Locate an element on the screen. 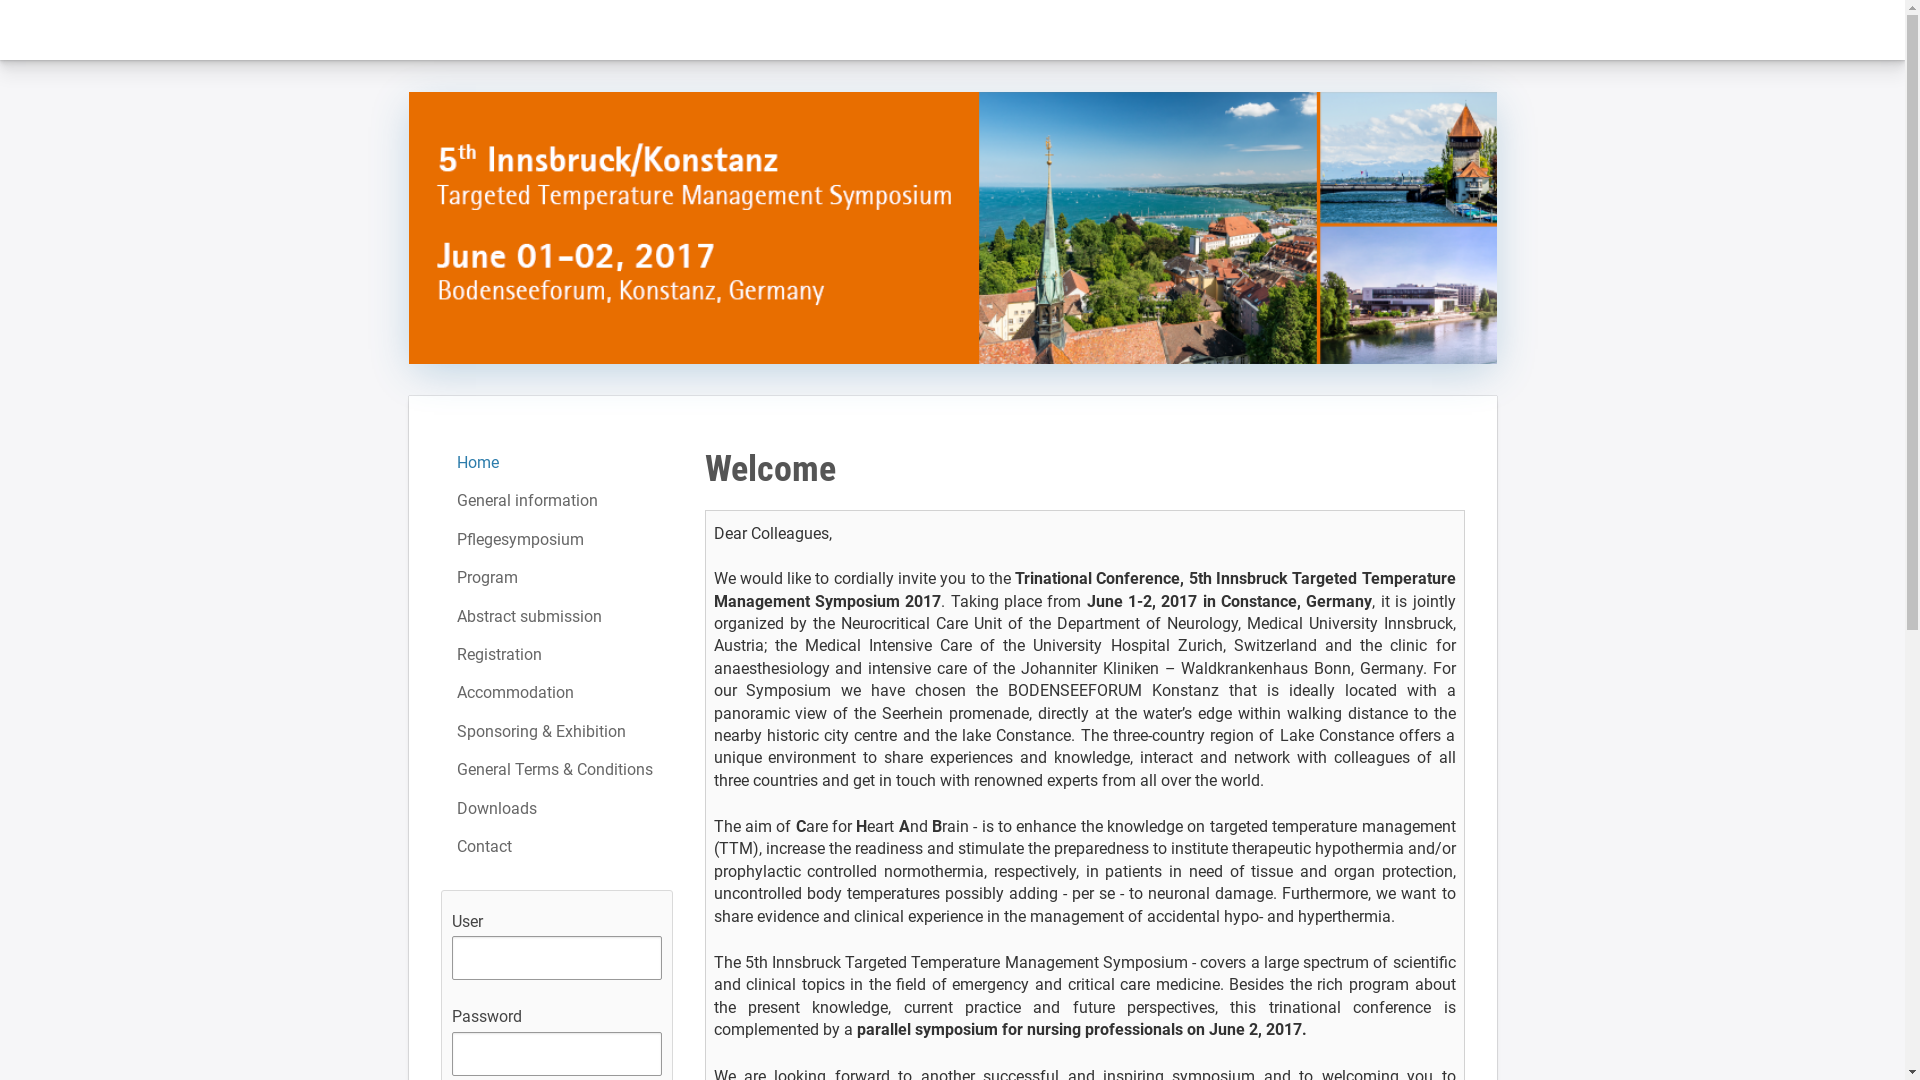  'Abstract submission' is located at coordinates (556, 616).